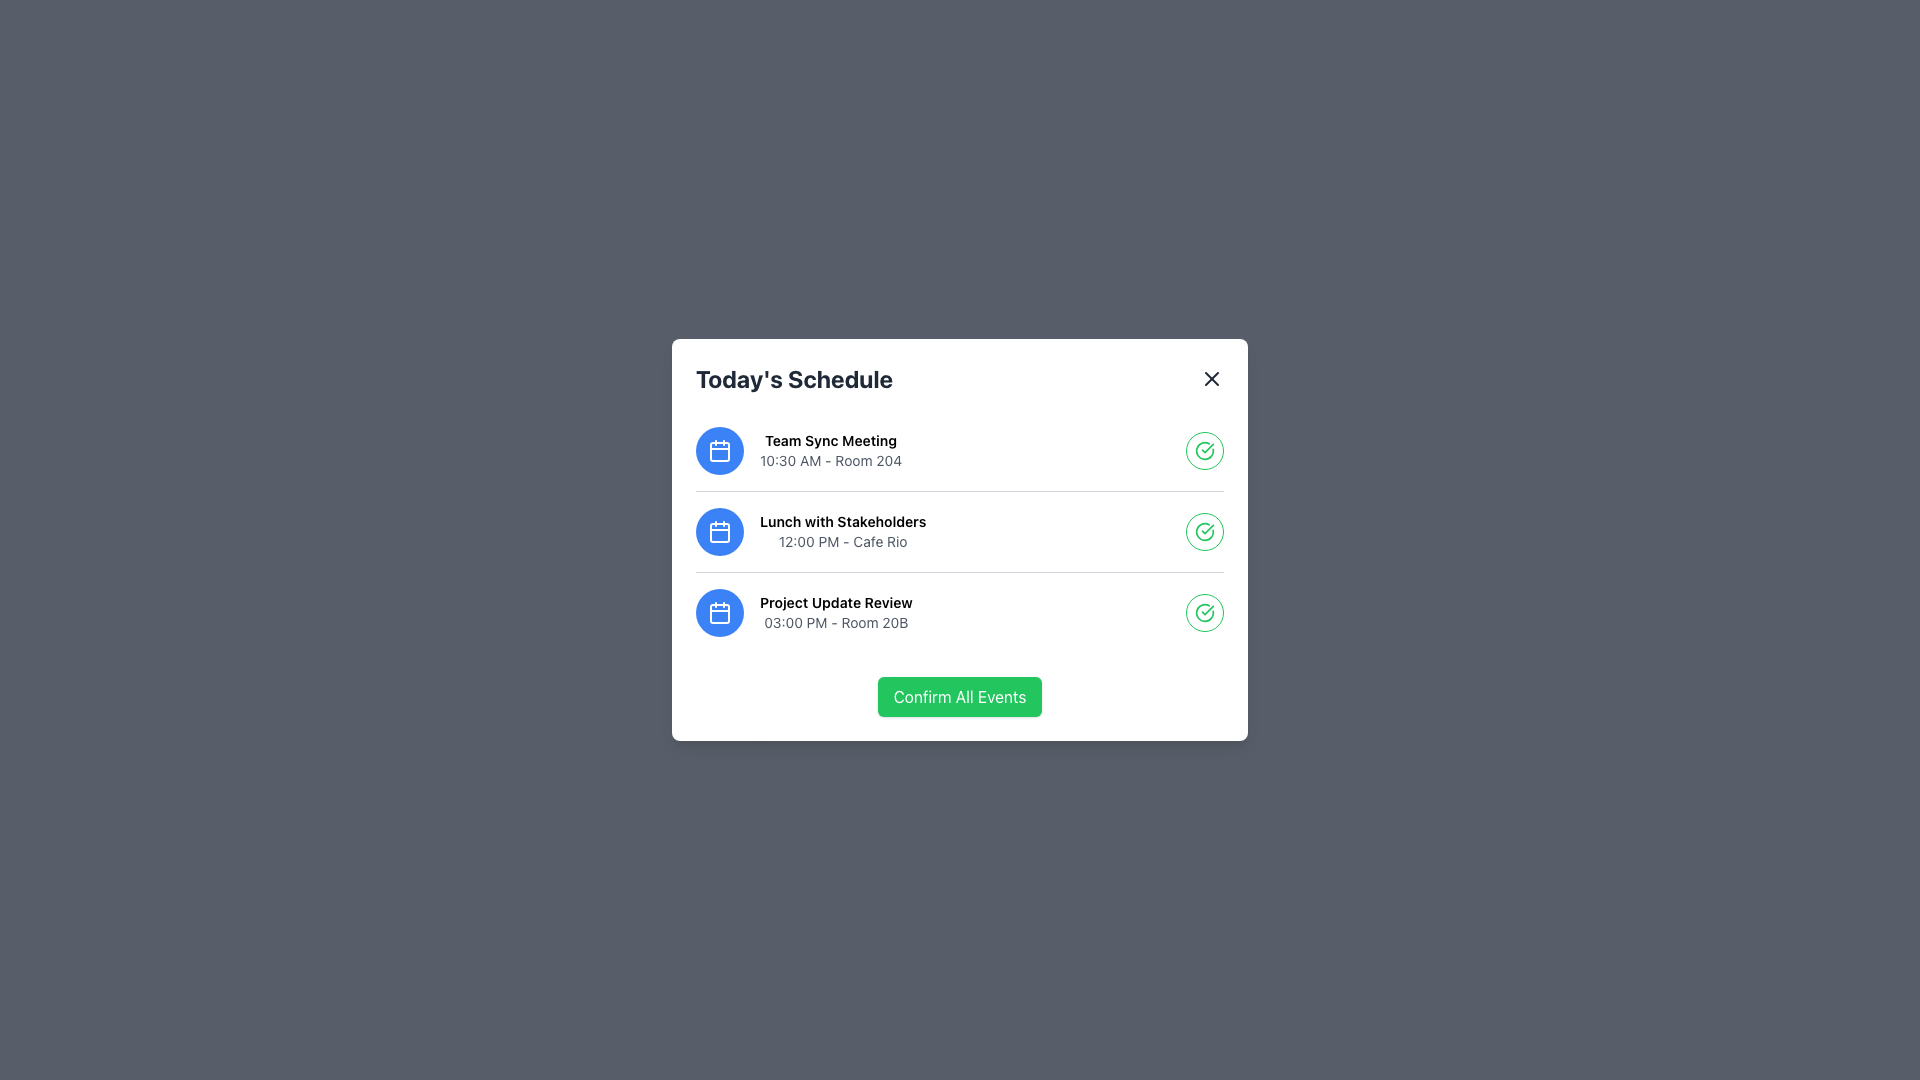 The image size is (1920, 1080). Describe the element at coordinates (836, 601) in the screenshot. I see `the static text label reading 'Project Update Review', which is the primary title of the third entry in the vertical list of scheduled events` at that location.